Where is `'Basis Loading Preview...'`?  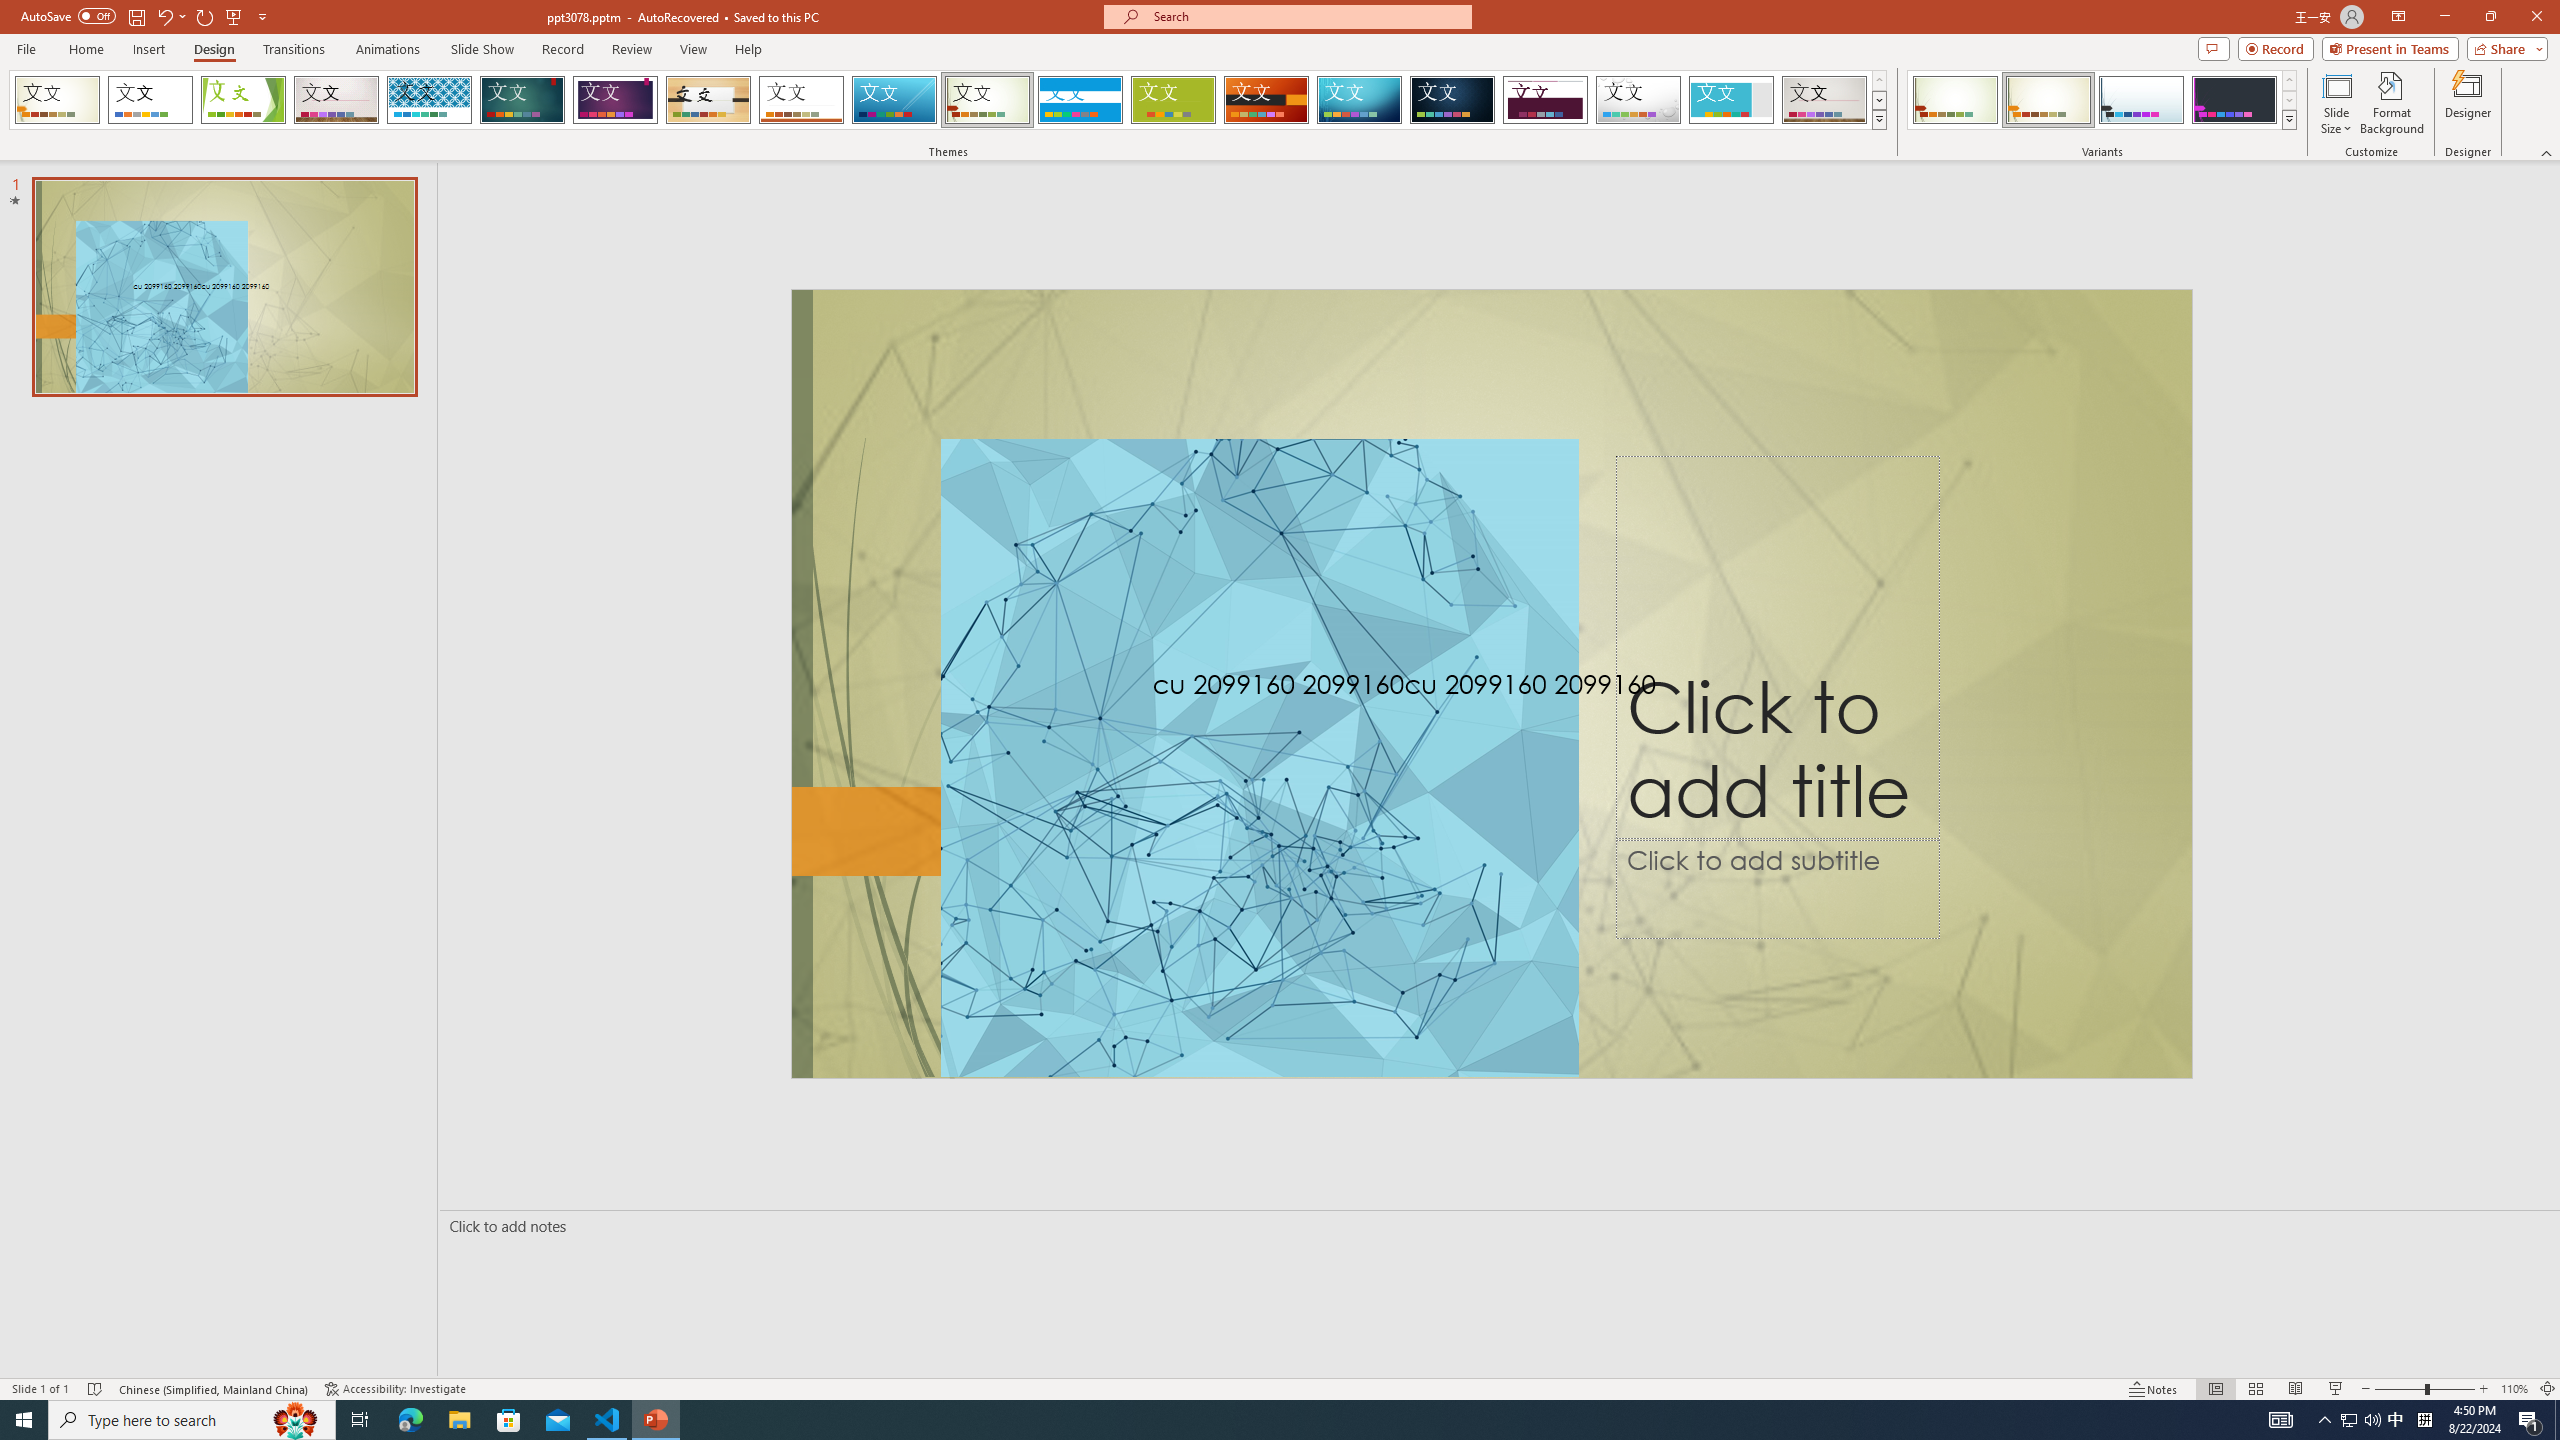 'Basis Loading Preview...' is located at coordinates (1173, 99).